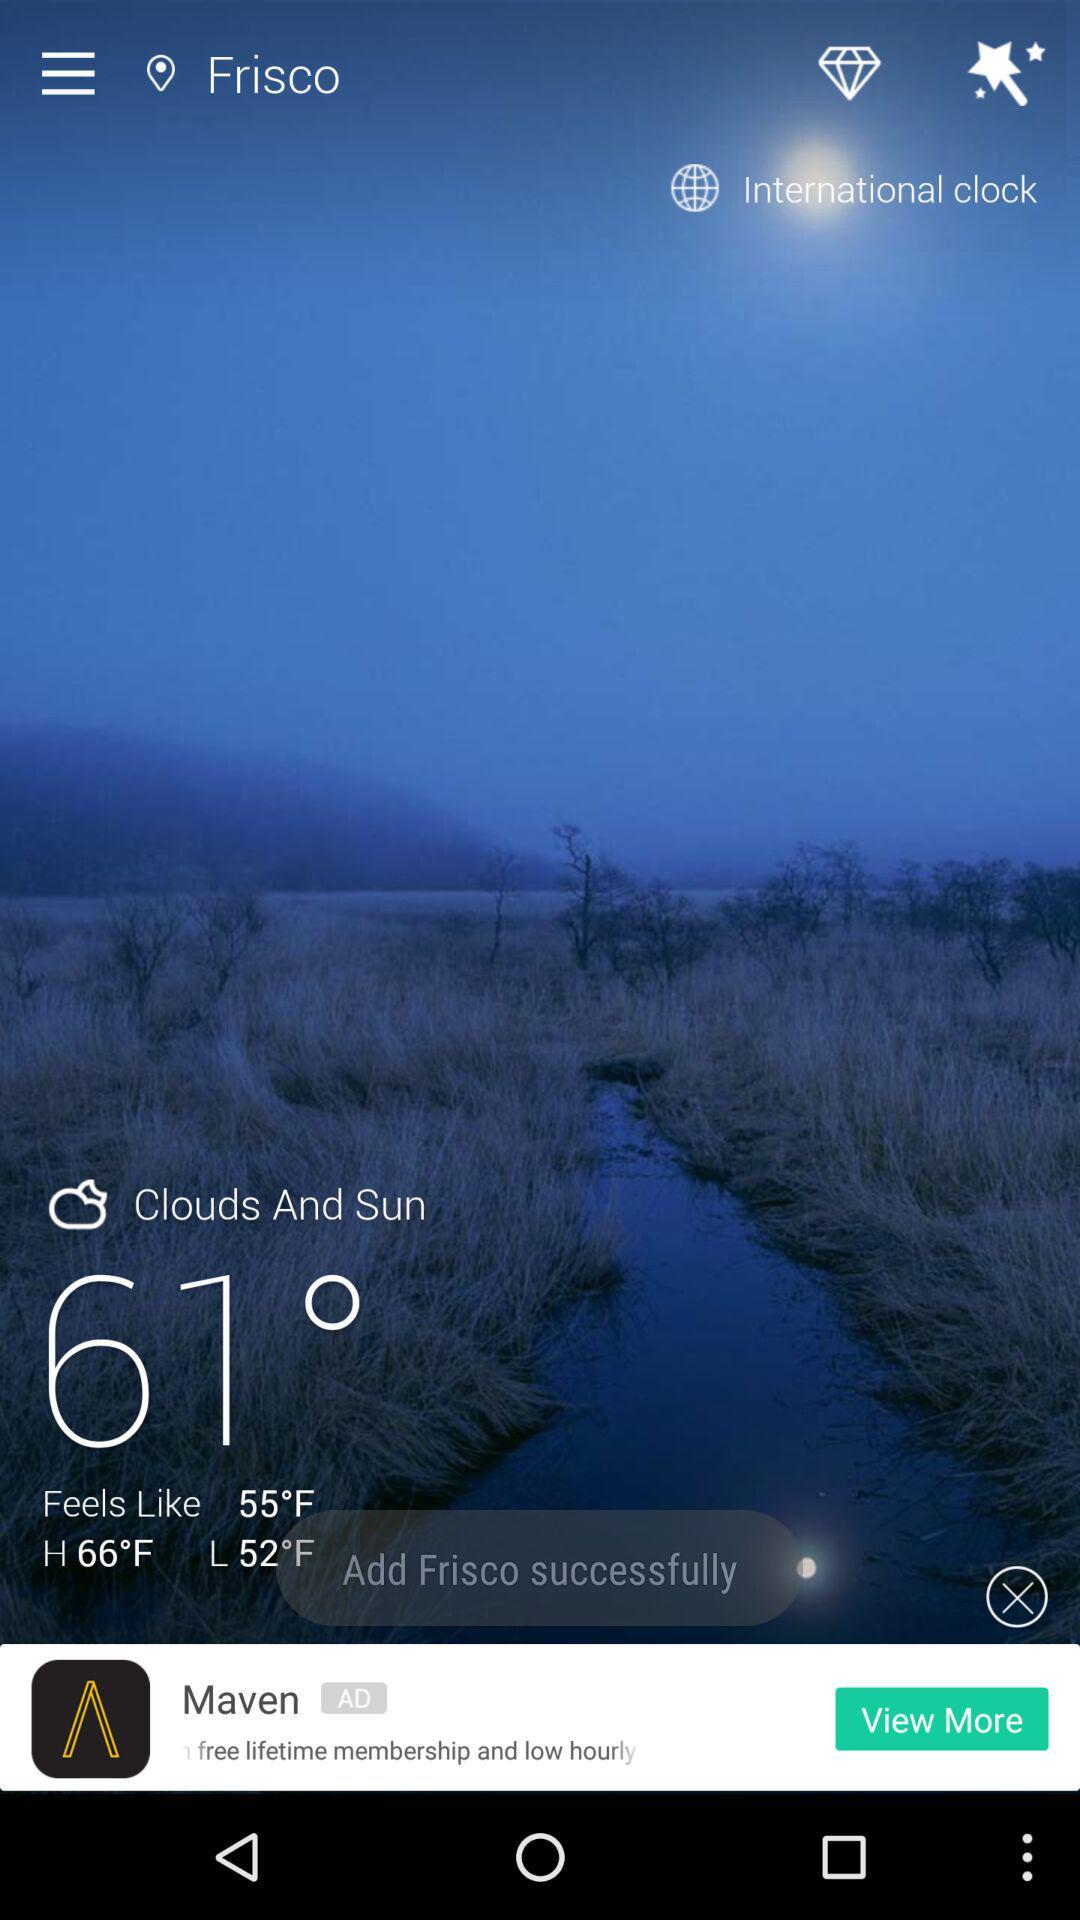 The width and height of the screenshot is (1080, 1920). Describe the element at coordinates (1017, 1707) in the screenshot. I see `the close icon` at that location.